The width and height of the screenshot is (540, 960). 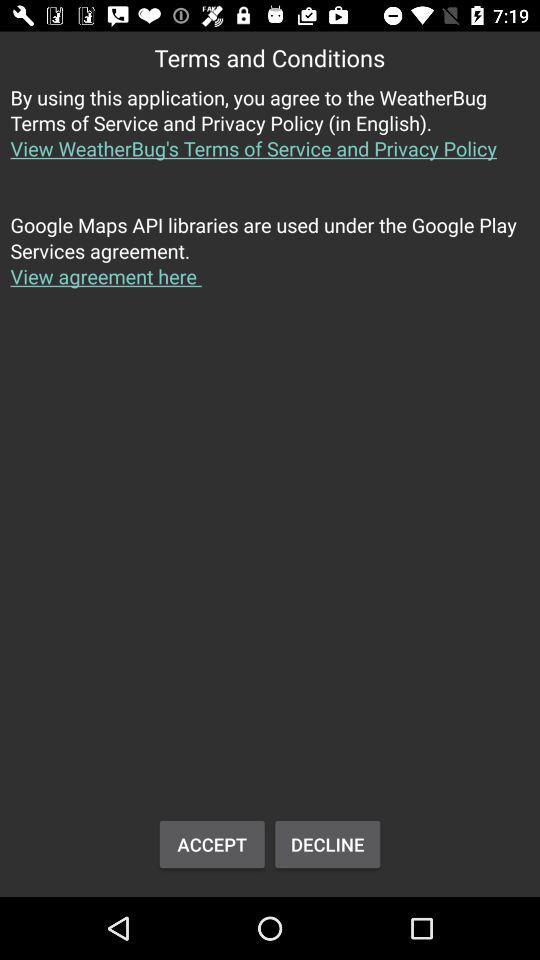 I want to click on by using this item, so click(x=270, y=133).